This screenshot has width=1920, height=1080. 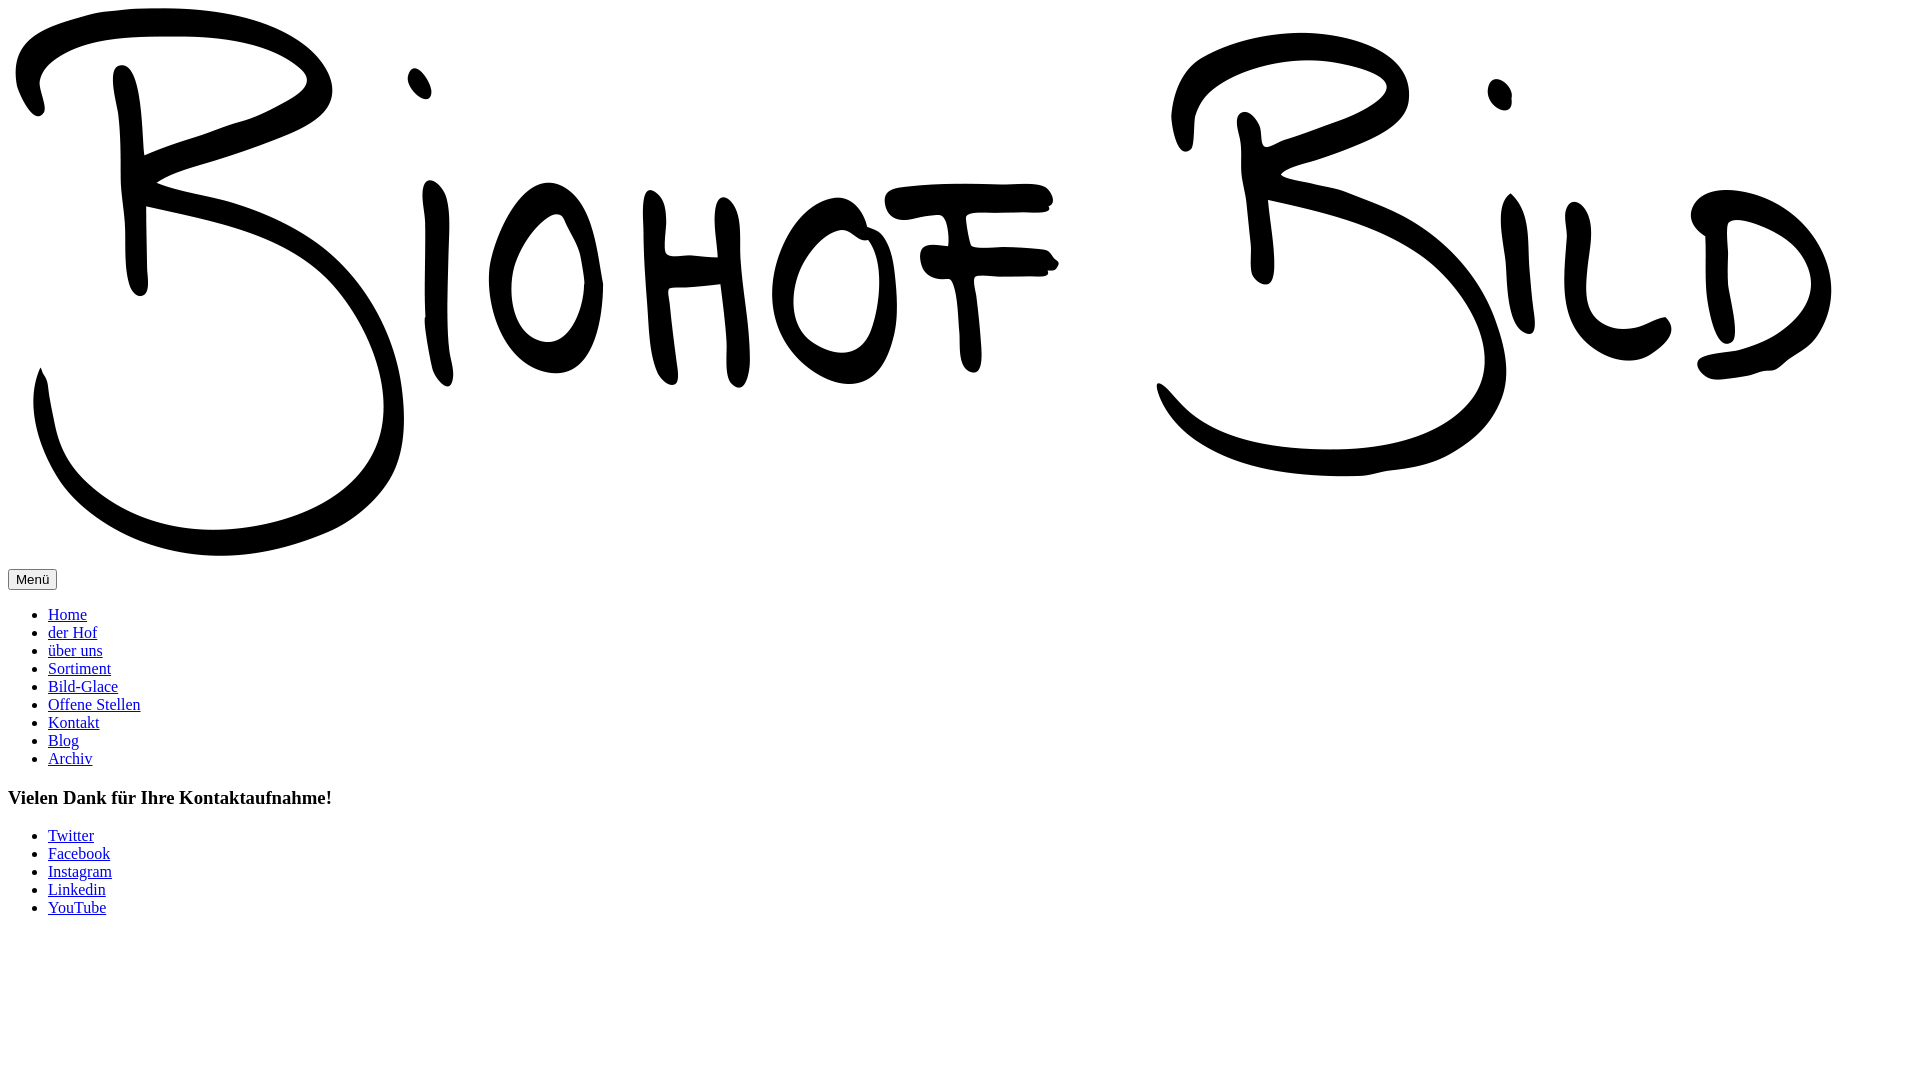 What do you see at coordinates (63, 740) in the screenshot?
I see `'Blog'` at bounding box center [63, 740].